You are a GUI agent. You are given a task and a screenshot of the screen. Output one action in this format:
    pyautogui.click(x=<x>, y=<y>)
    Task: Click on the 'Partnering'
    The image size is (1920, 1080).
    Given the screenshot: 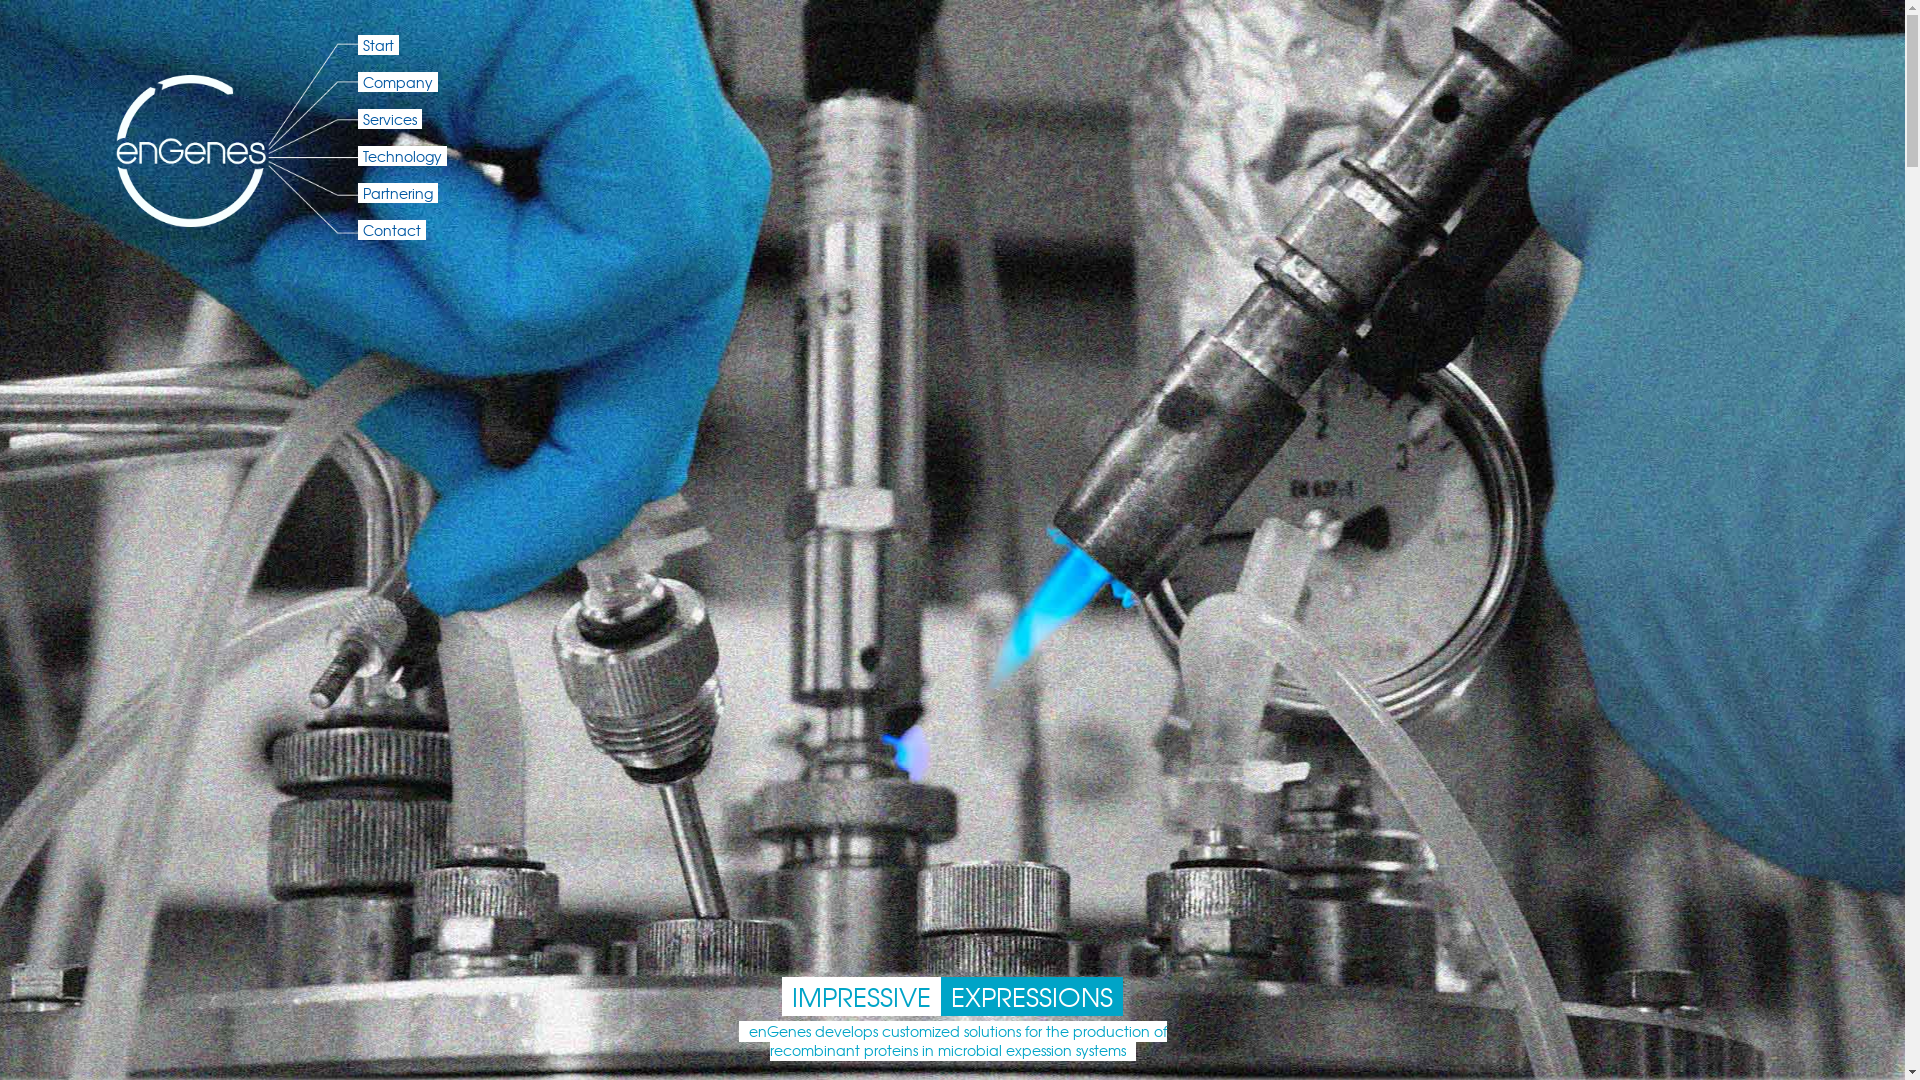 What is the action you would take?
    pyautogui.click(x=398, y=192)
    